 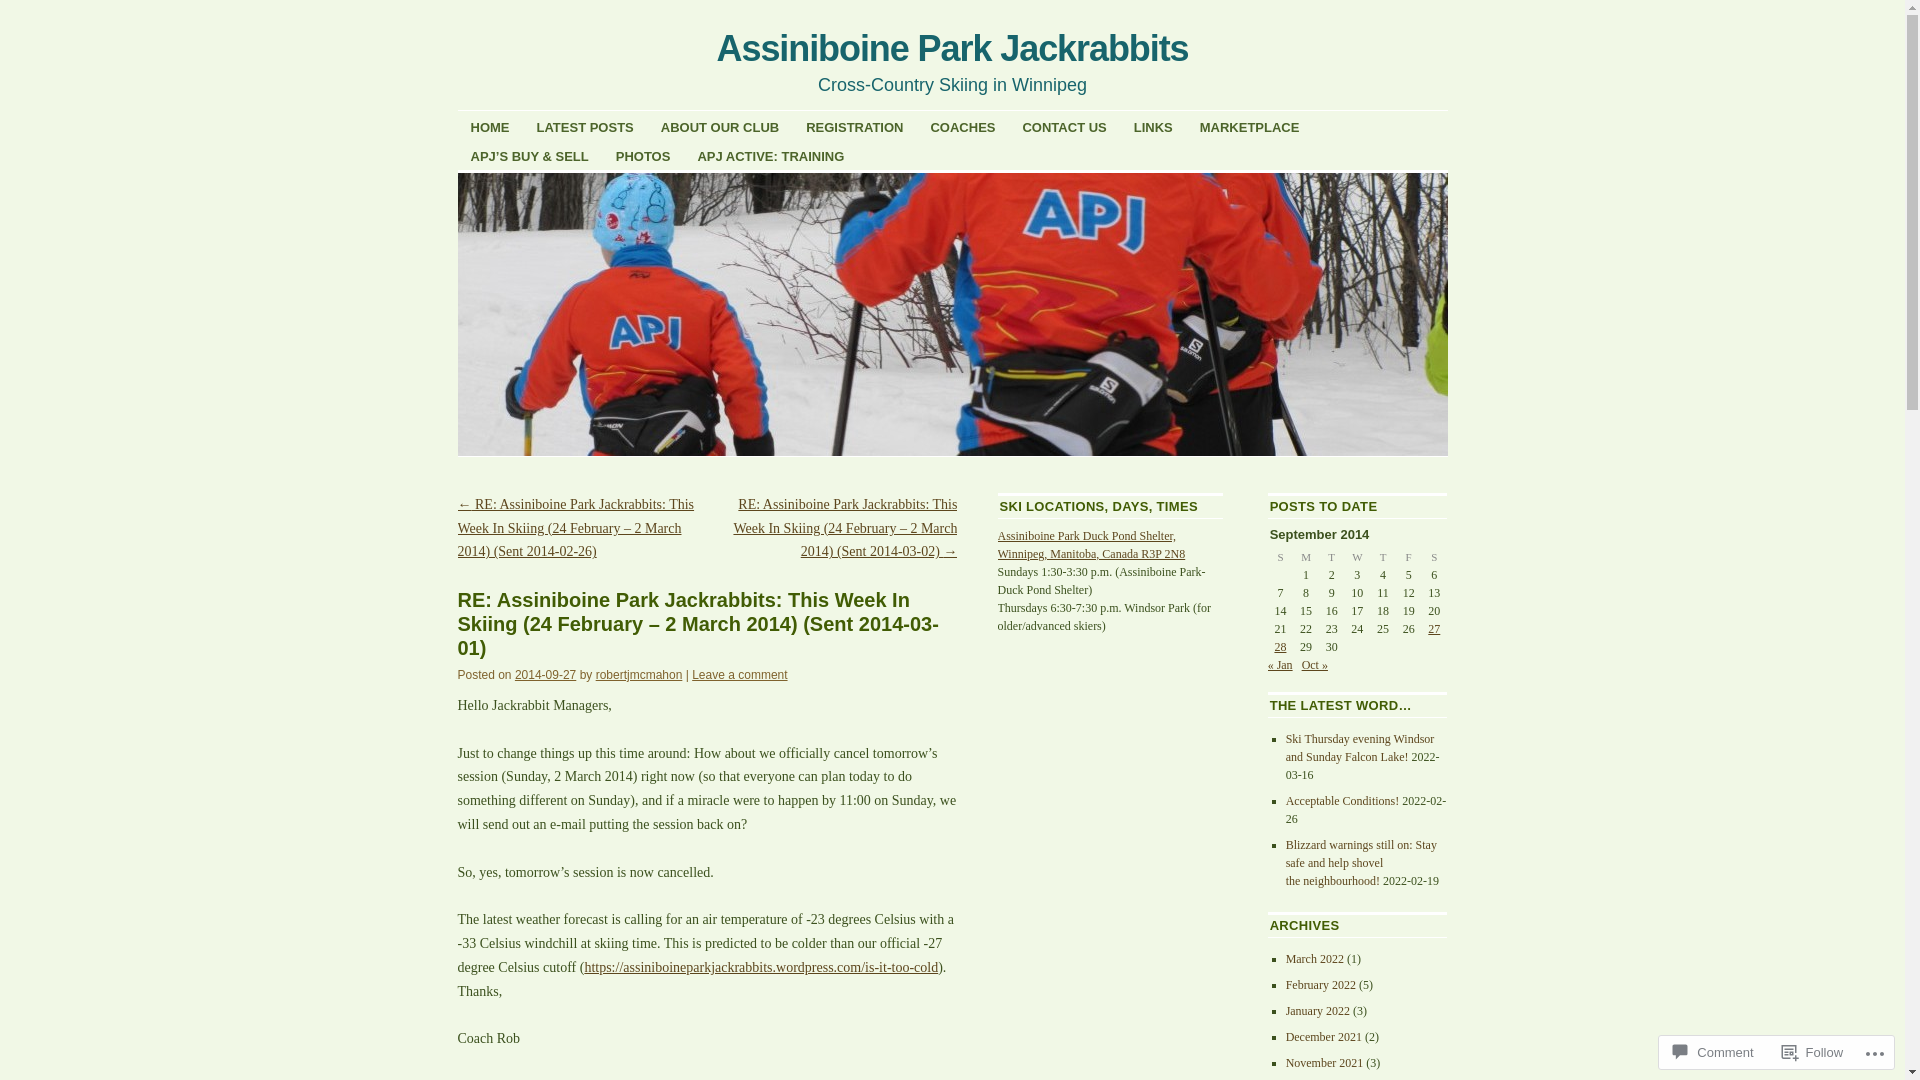 What do you see at coordinates (1320, 983) in the screenshot?
I see `'February 2022'` at bounding box center [1320, 983].